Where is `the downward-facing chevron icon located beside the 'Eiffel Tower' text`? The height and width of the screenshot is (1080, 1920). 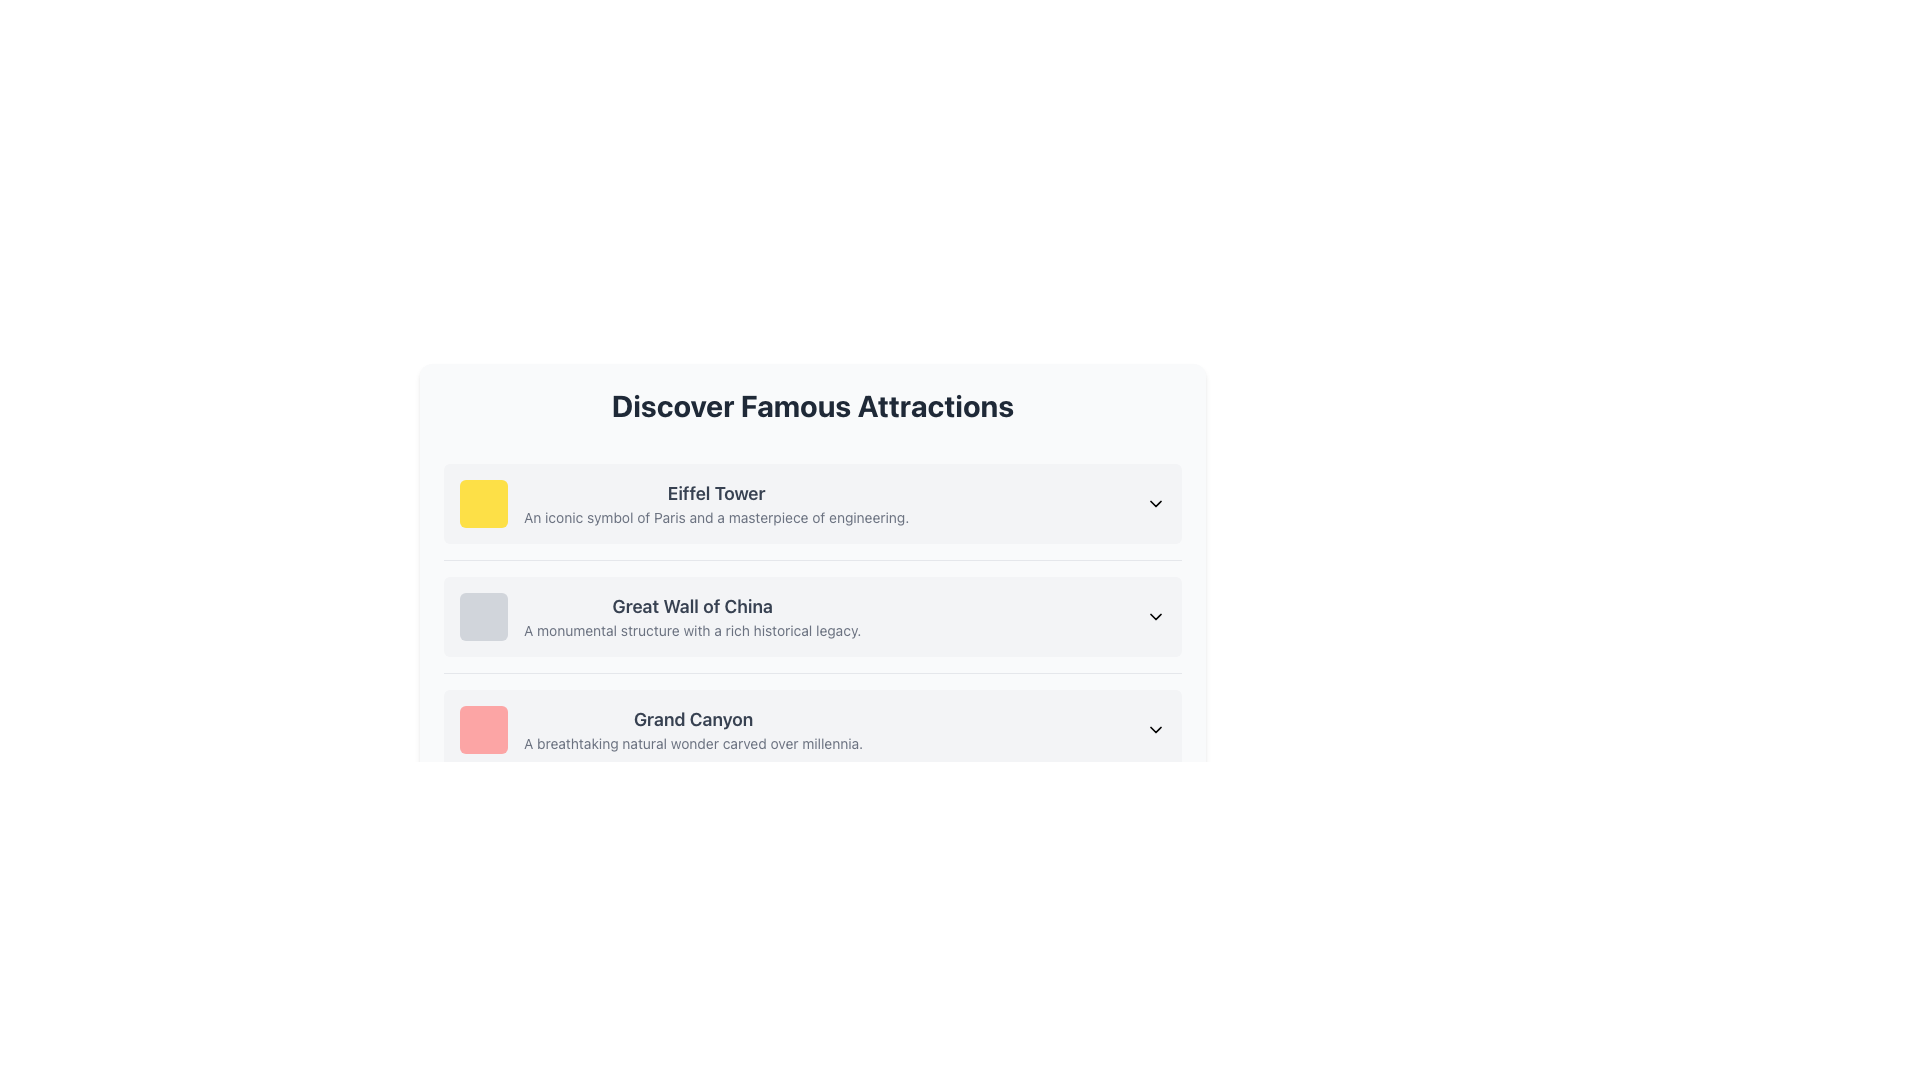 the downward-facing chevron icon located beside the 'Eiffel Tower' text is located at coordinates (1156, 503).